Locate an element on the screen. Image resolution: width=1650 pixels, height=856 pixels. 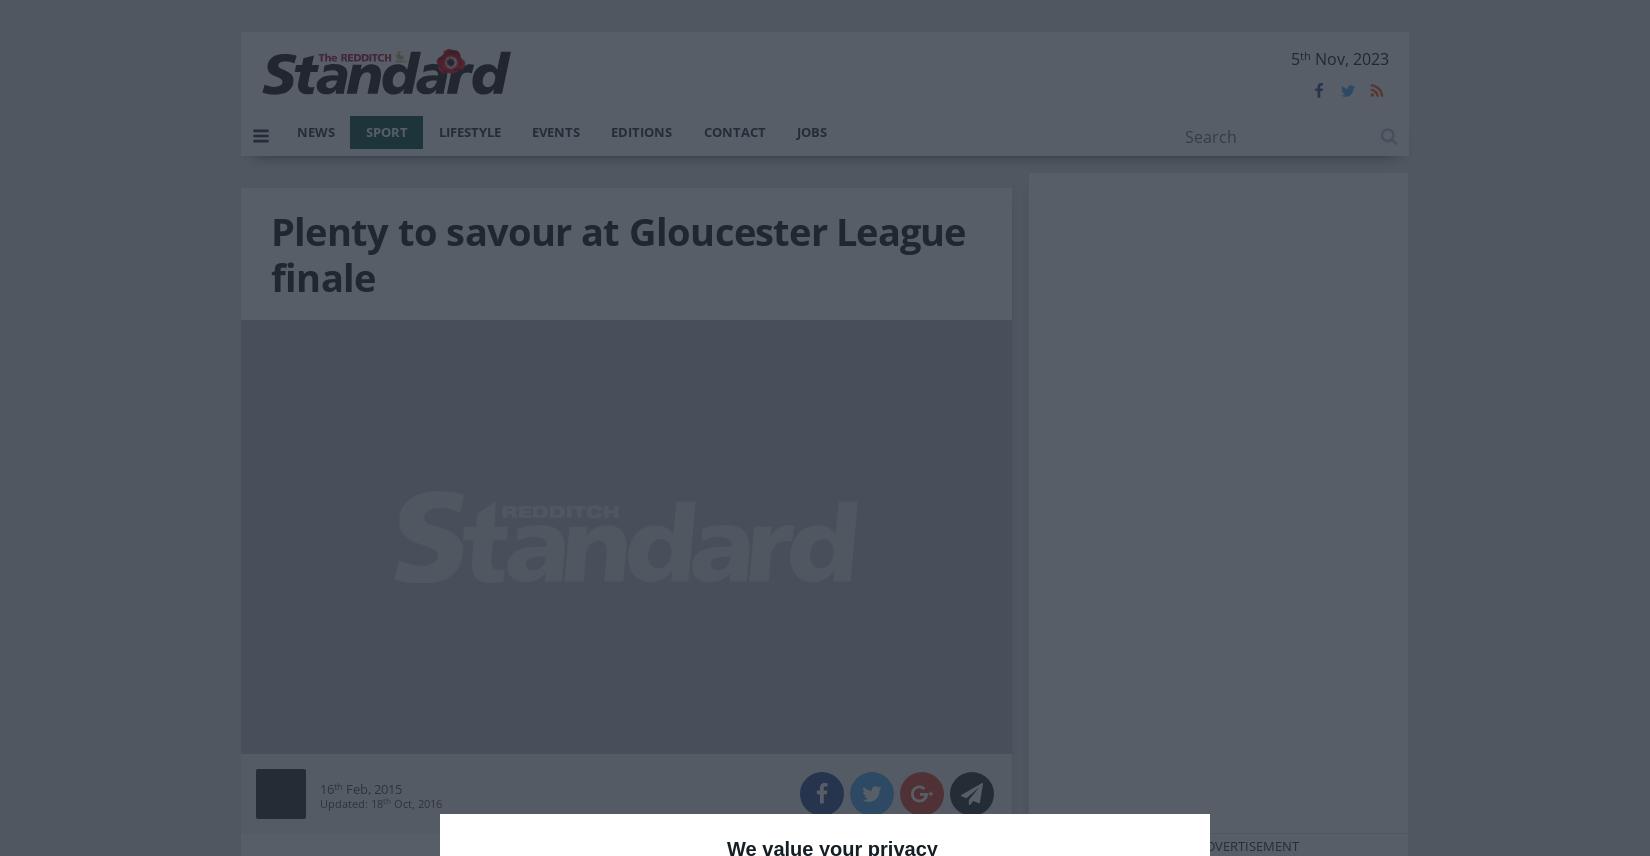
'LifeStyle' is located at coordinates (437, 129).